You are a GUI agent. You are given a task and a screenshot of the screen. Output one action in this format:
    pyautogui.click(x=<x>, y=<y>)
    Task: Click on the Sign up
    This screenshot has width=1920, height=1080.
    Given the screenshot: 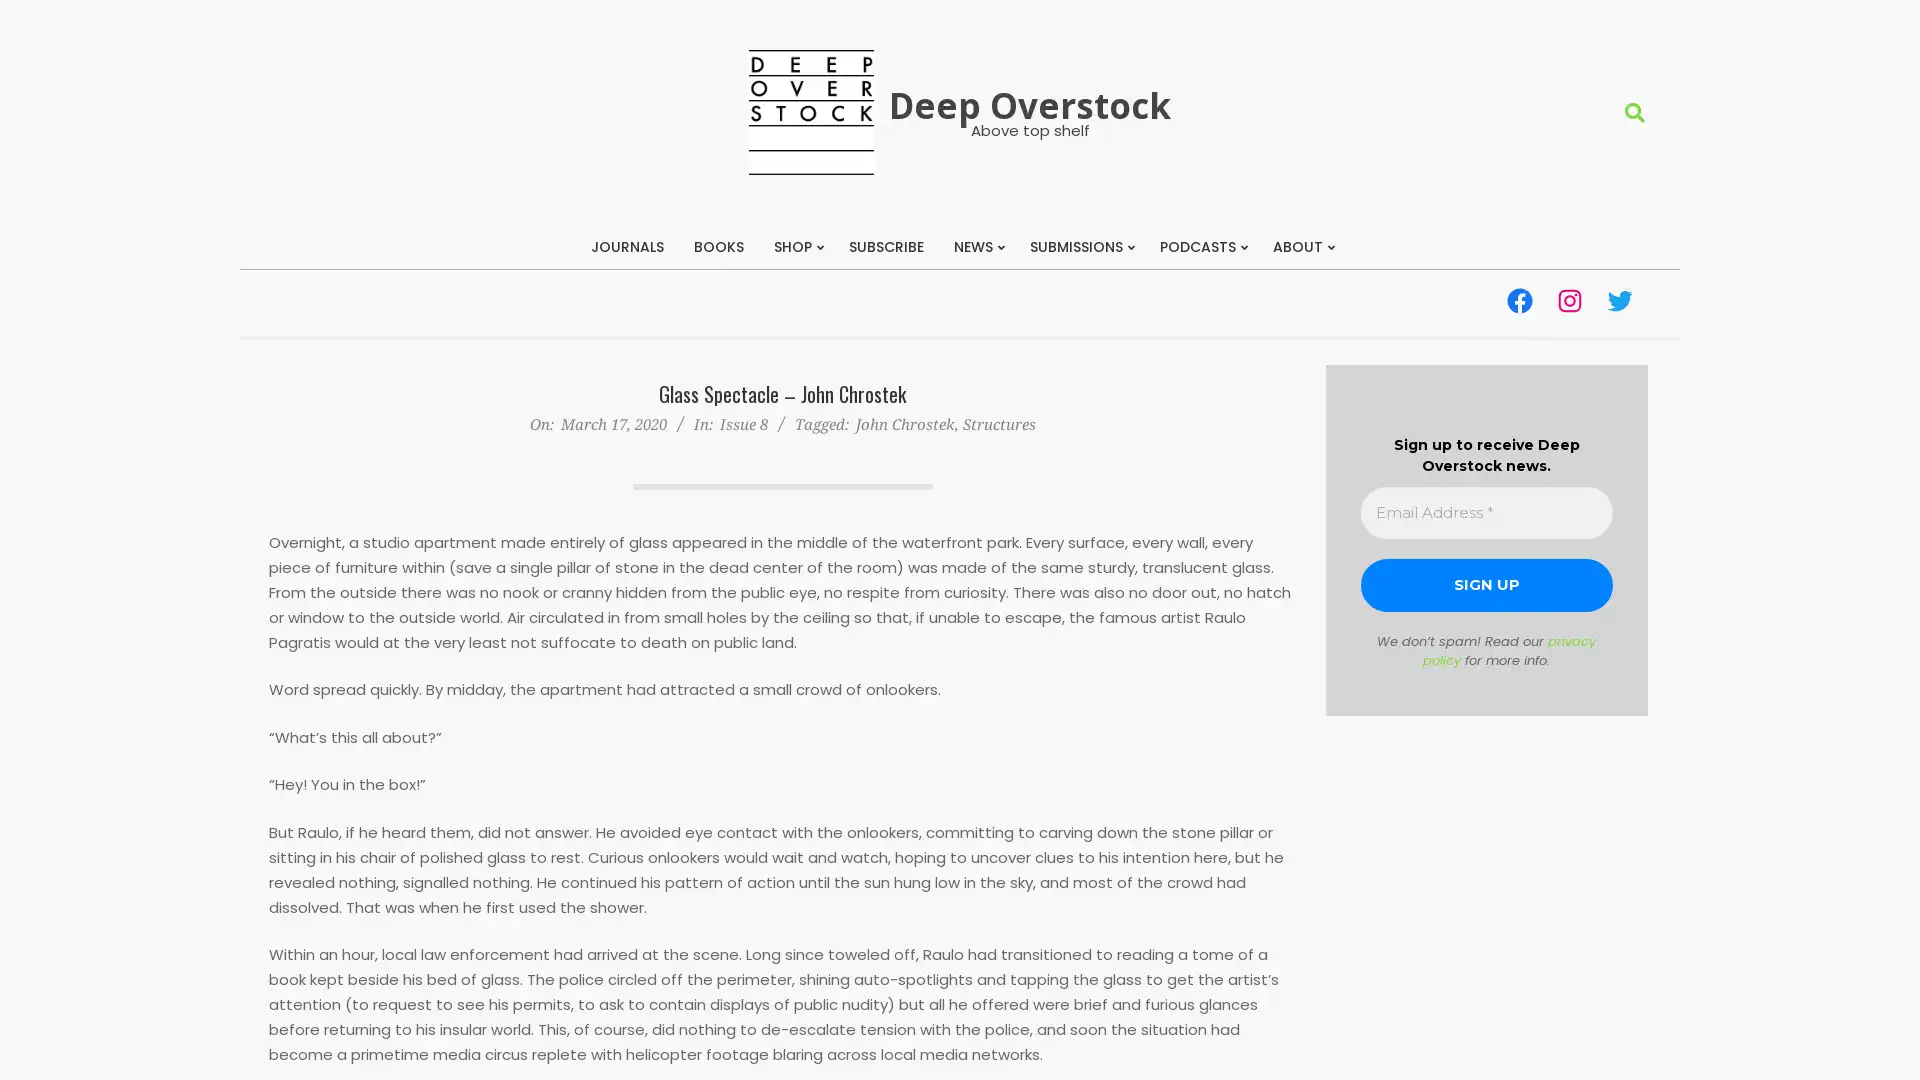 What is the action you would take?
    pyautogui.click(x=1486, y=585)
    